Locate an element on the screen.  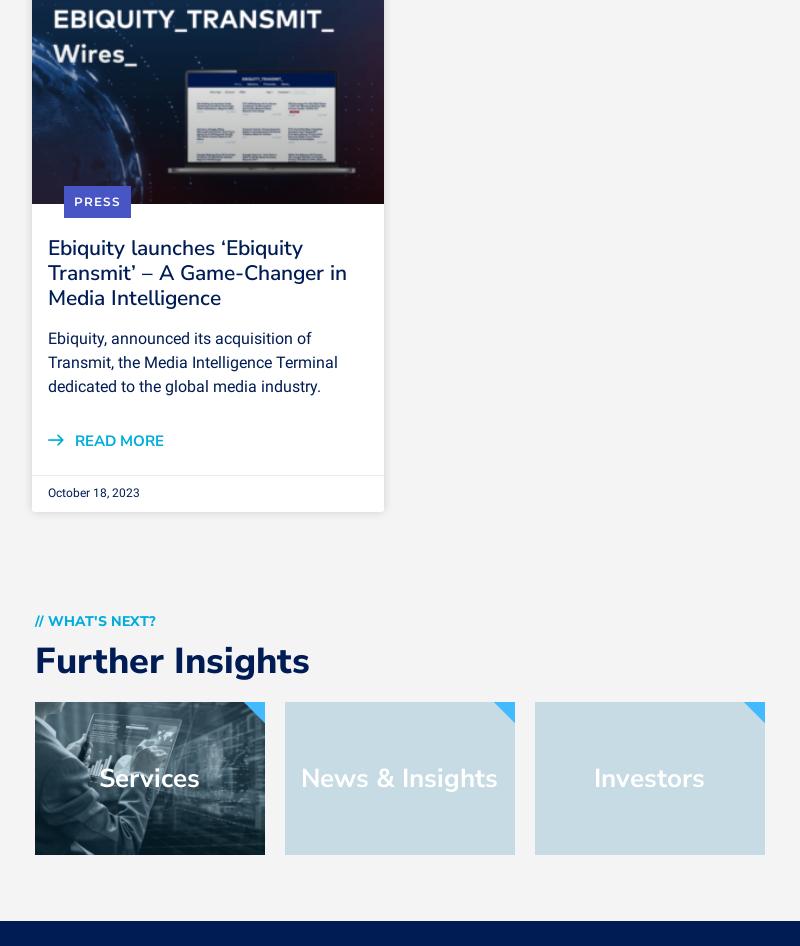
'Ebiquity, announced its acquisition of Transmit, the Media Intelligence Terminal dedicated to the global media industry.' is located at coordinates (191, 362).